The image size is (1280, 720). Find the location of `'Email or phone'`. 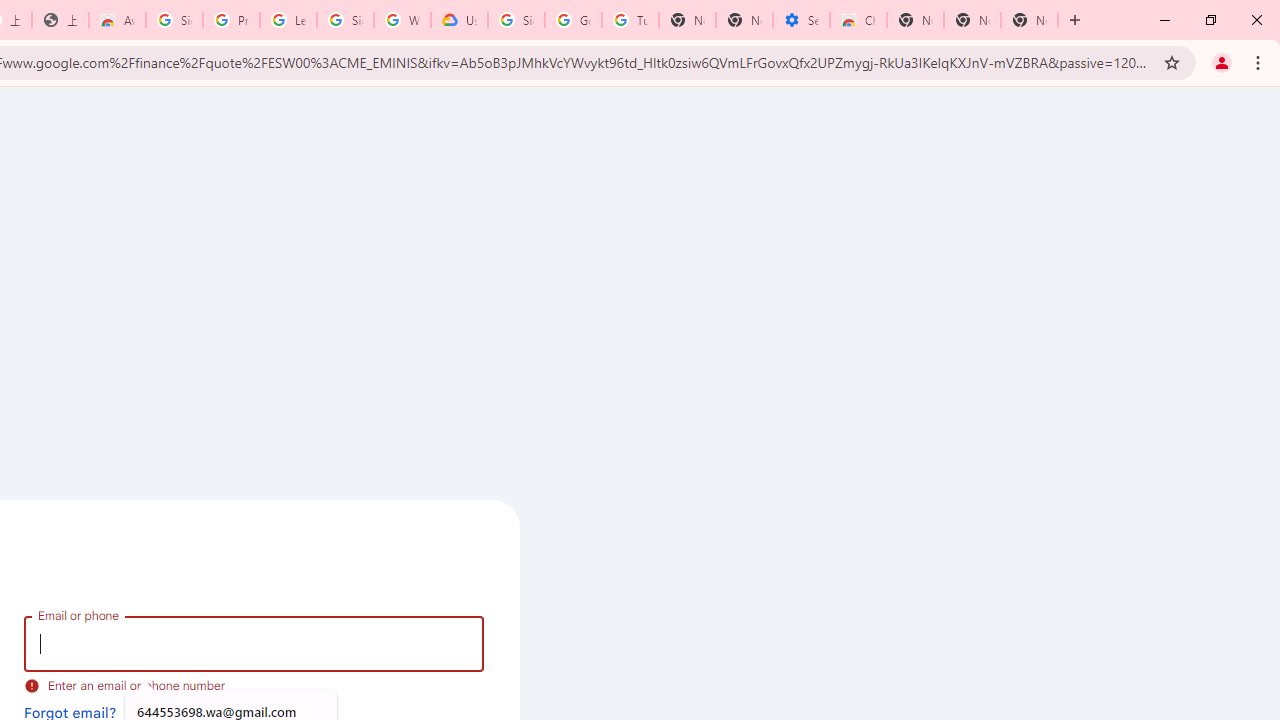

'Email or phone' is located at coordinates (253, 643).